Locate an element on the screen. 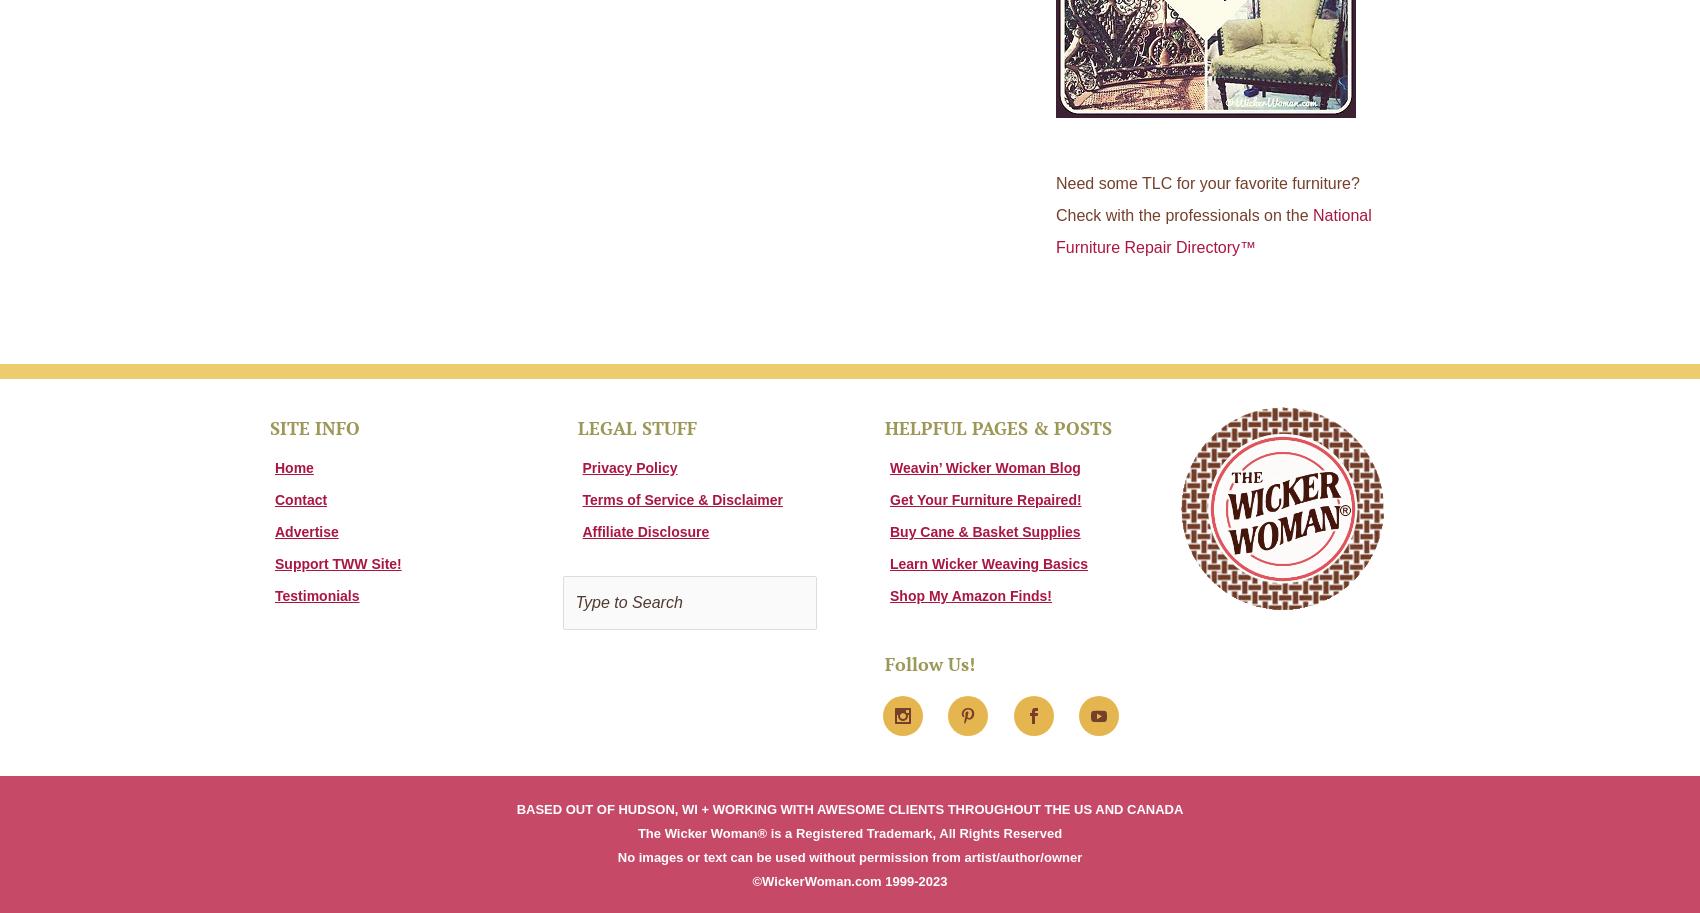 The image size is (1700, 913). 'SITE INFO' is located at coordinates (315, 427).